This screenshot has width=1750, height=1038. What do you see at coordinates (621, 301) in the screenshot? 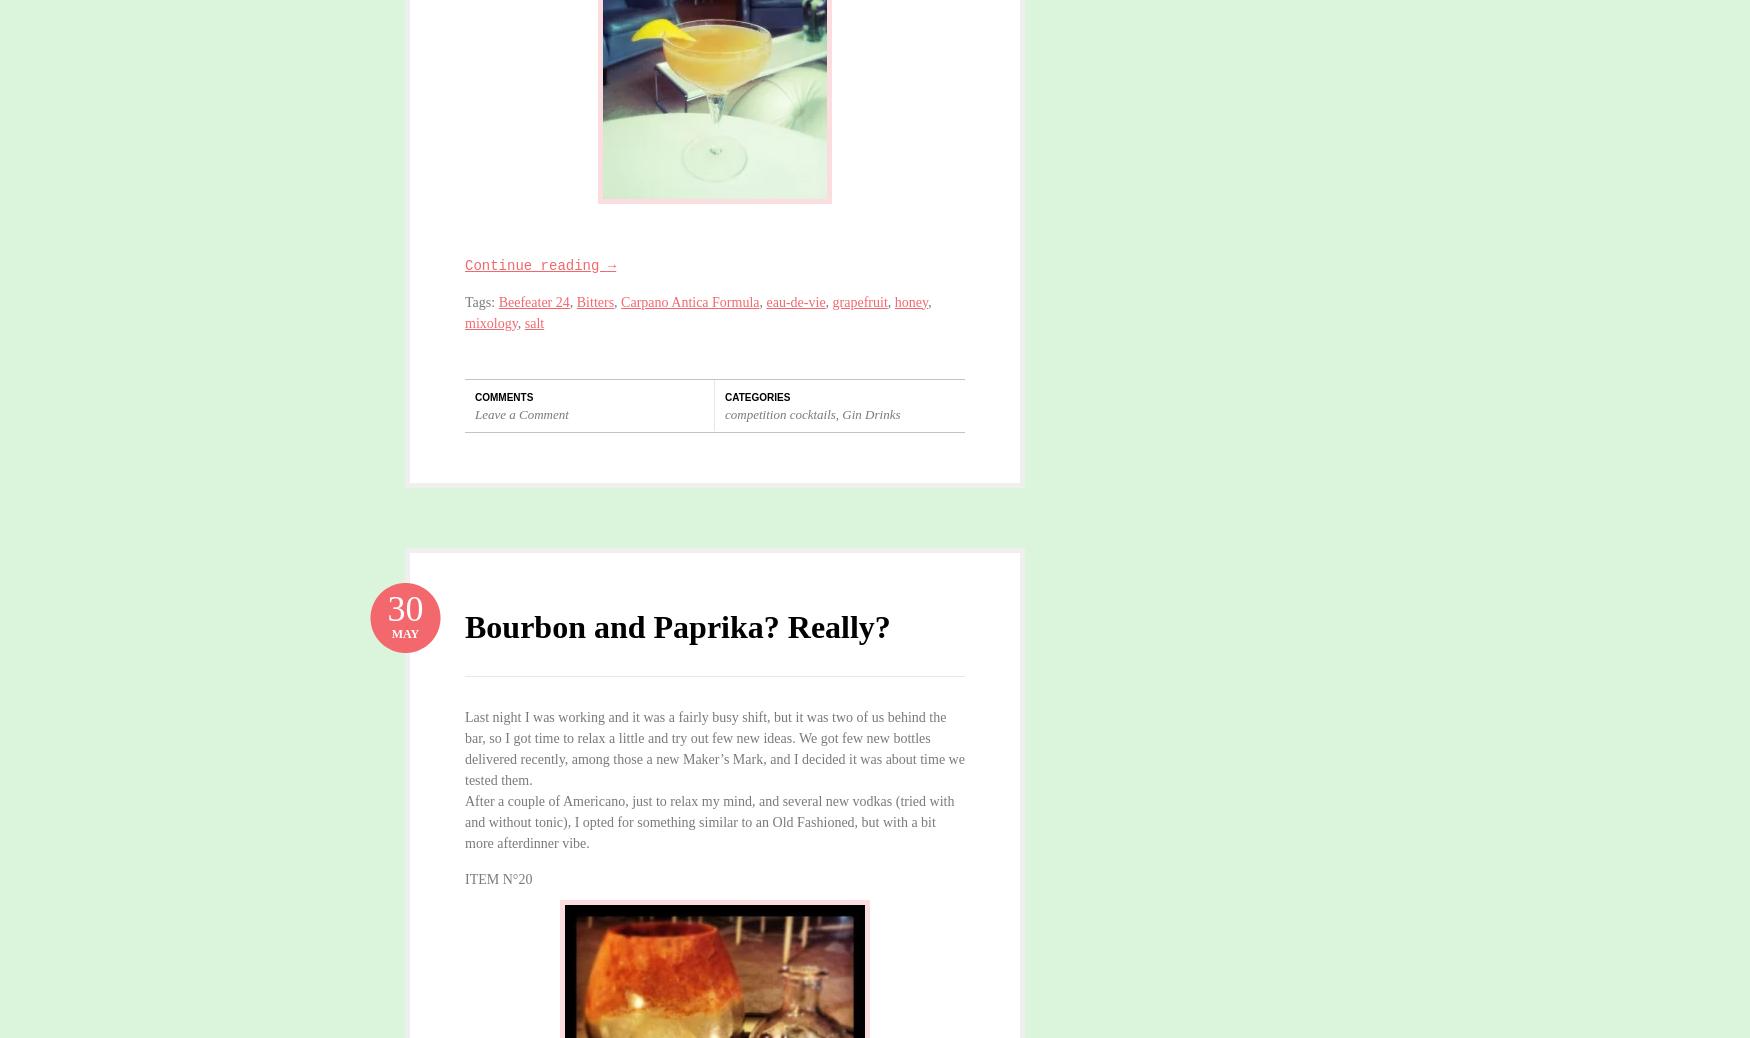
I see `'Carpano Antica Formula'` at bounding box center [621, 301].